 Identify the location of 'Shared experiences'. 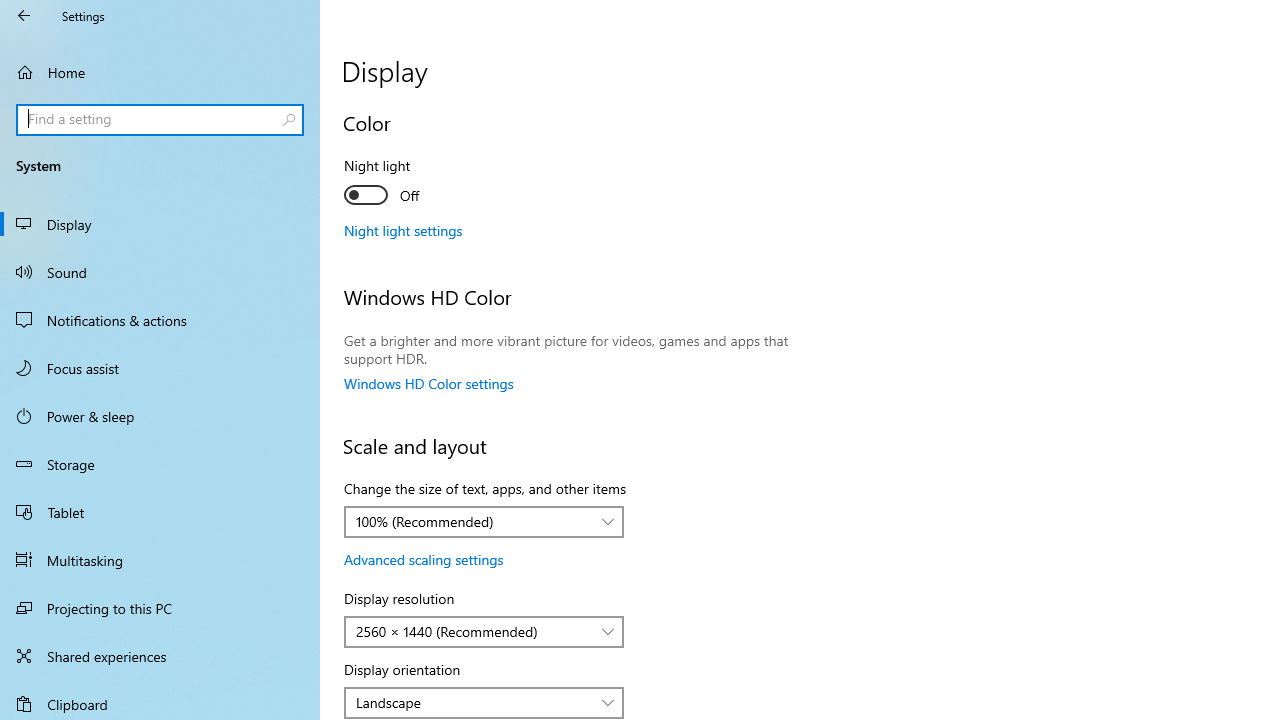
(160, 655).